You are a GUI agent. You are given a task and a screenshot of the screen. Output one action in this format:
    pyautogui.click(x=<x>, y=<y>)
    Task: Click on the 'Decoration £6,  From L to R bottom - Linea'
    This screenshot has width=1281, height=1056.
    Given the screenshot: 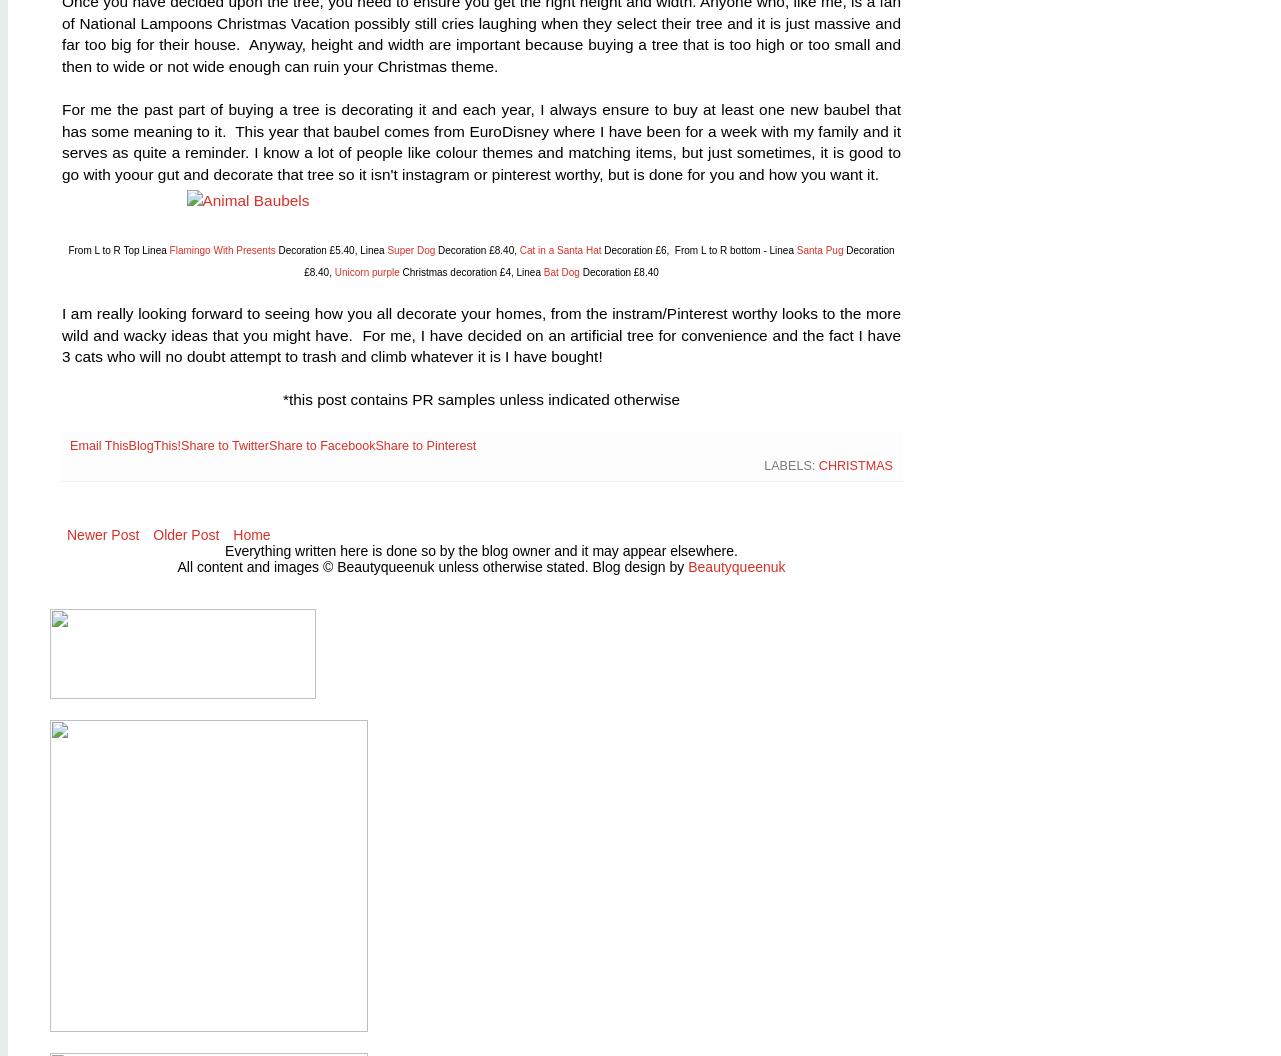 What is the action you would take?
    pyautogui.click(x=697, y=249)
    